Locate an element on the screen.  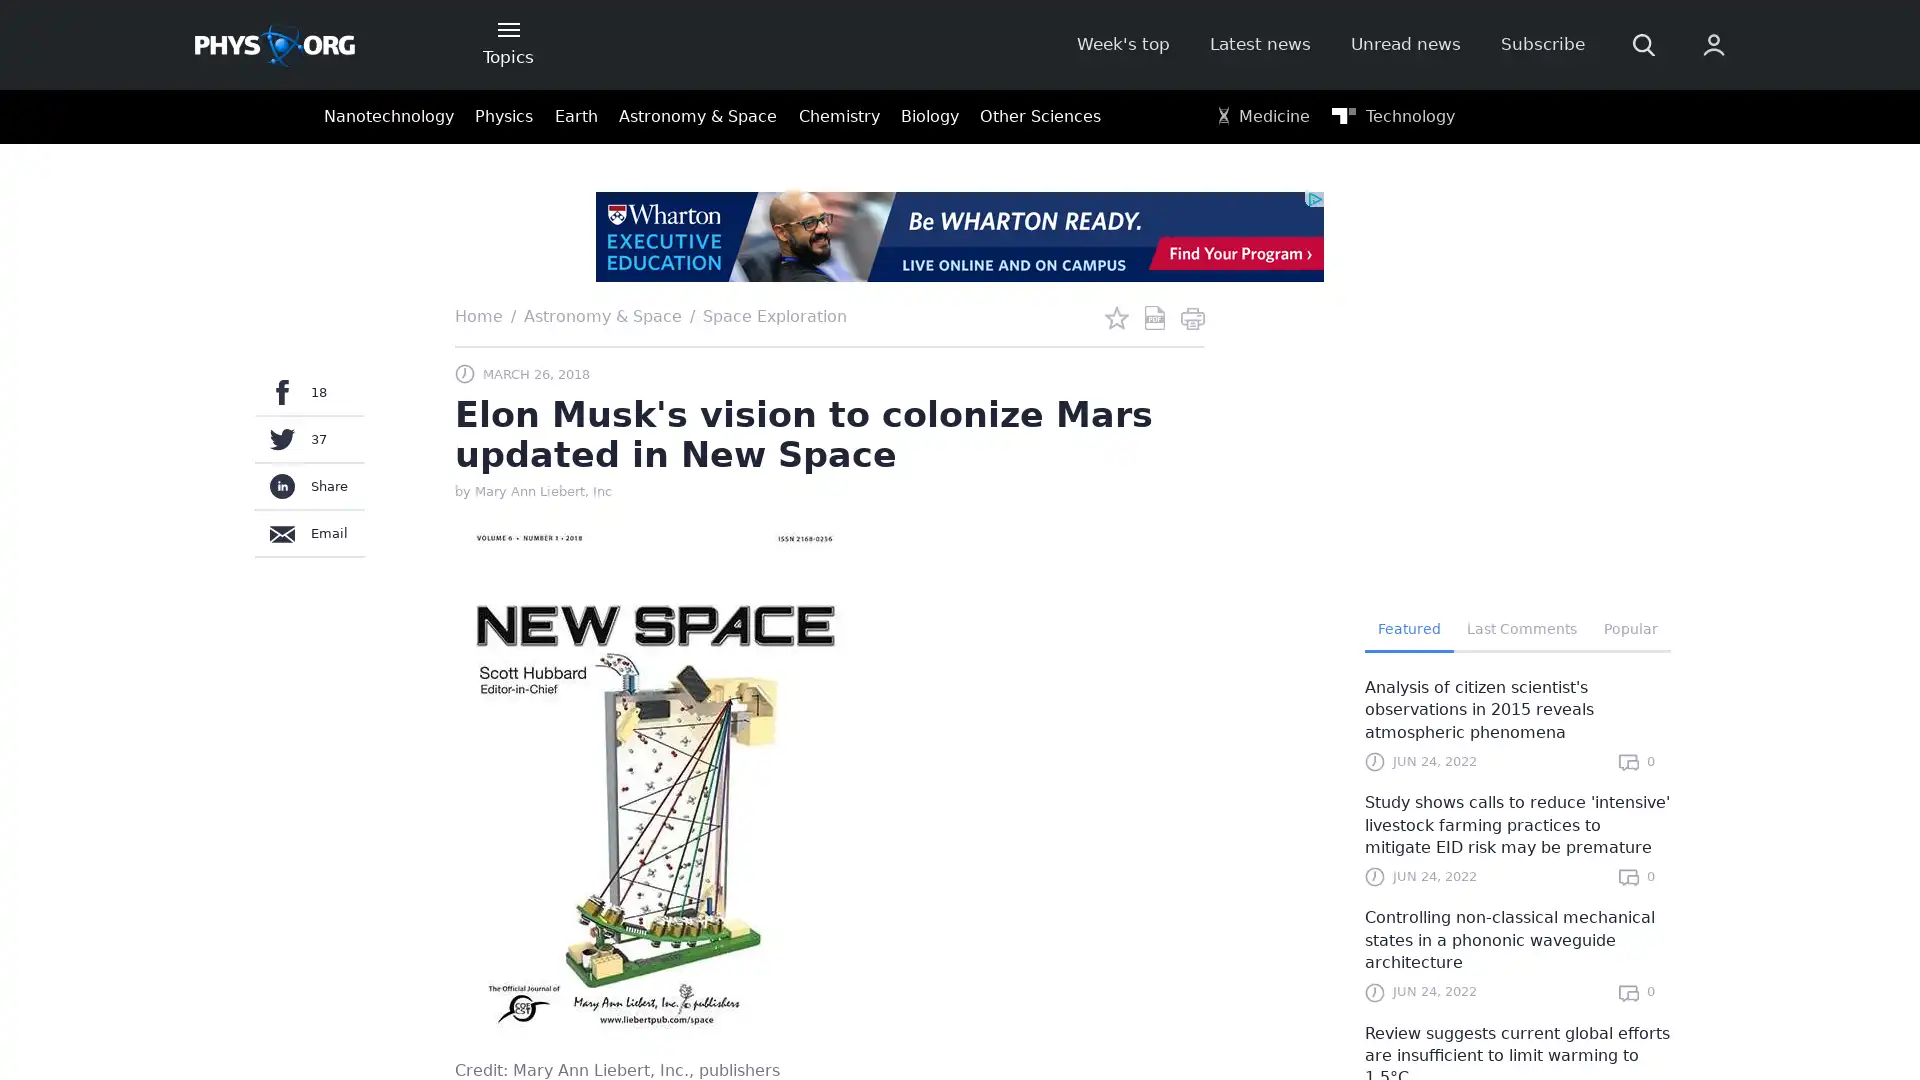
Sign In is located at coordinates (1467, 337).